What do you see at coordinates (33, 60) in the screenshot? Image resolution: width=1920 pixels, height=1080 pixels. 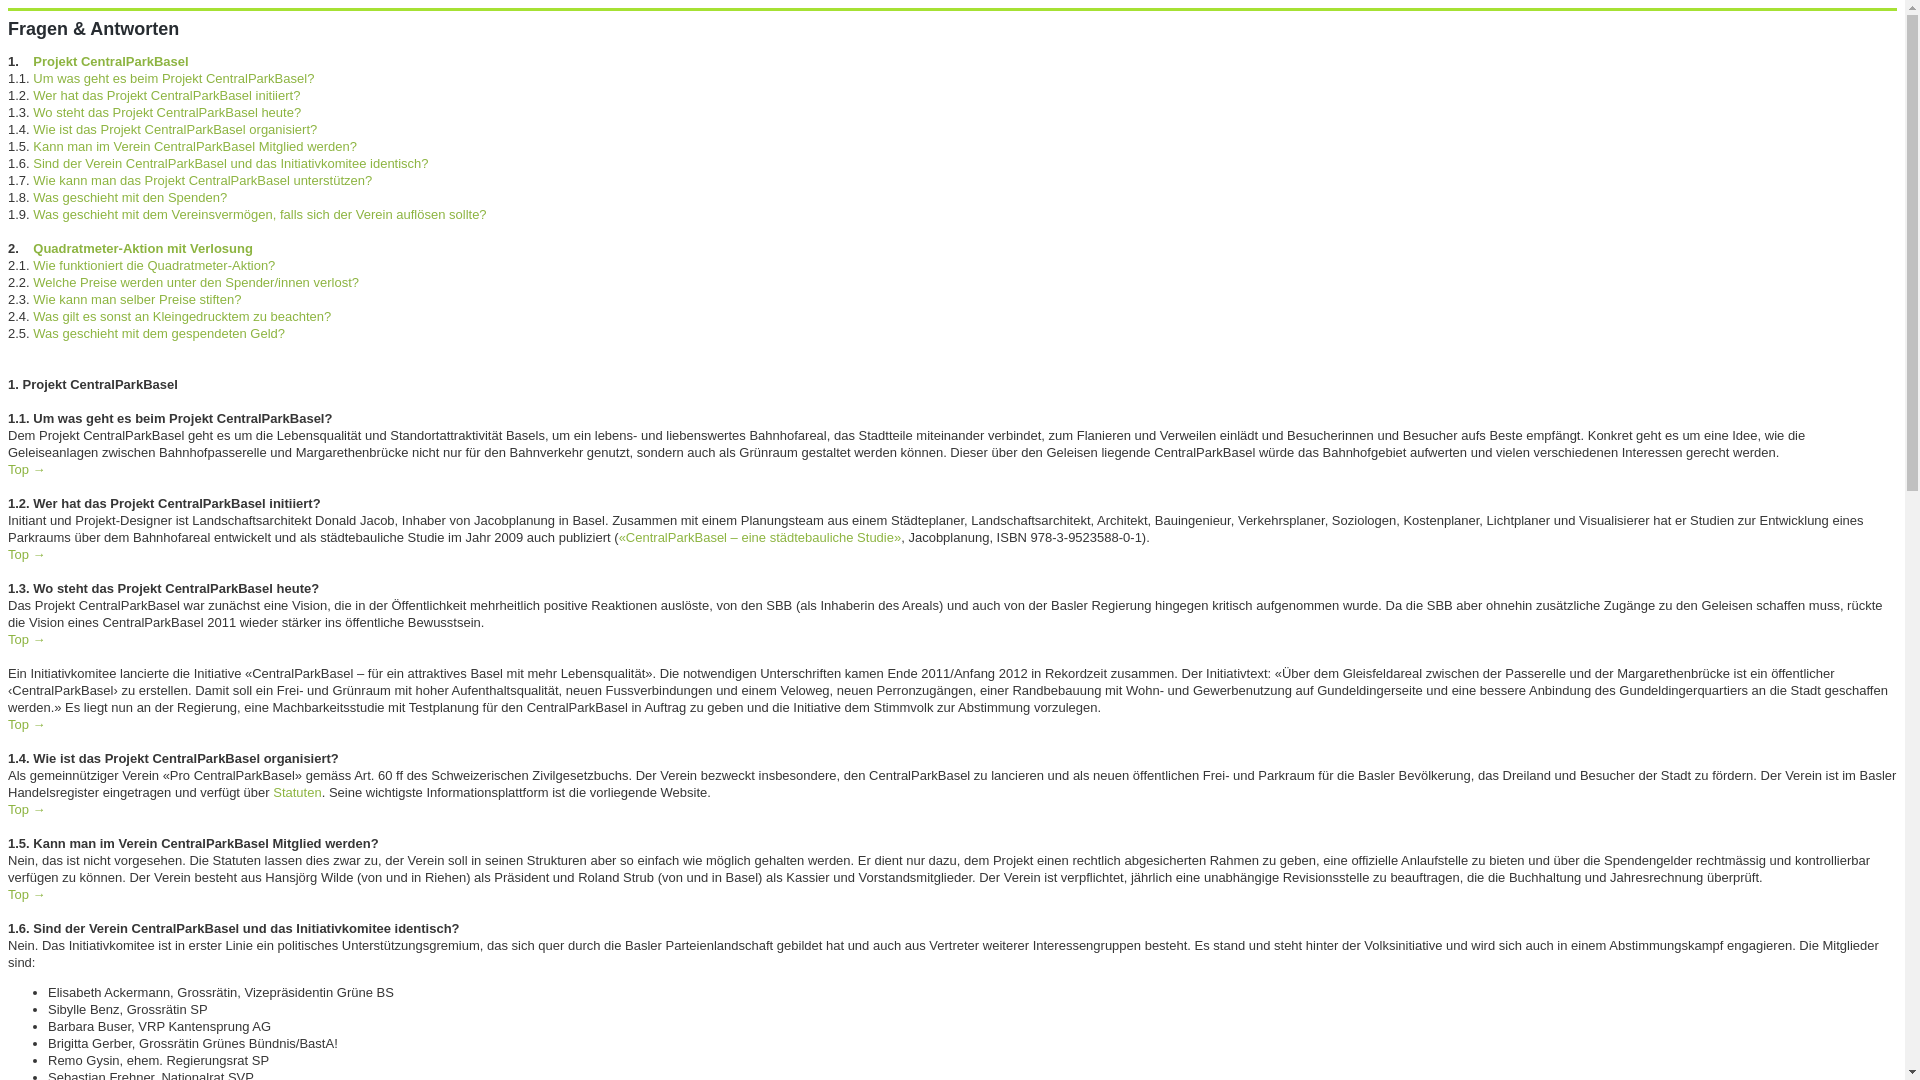 I see `'Projekt CentralParkBasel'` at bounding box center [33, 60].